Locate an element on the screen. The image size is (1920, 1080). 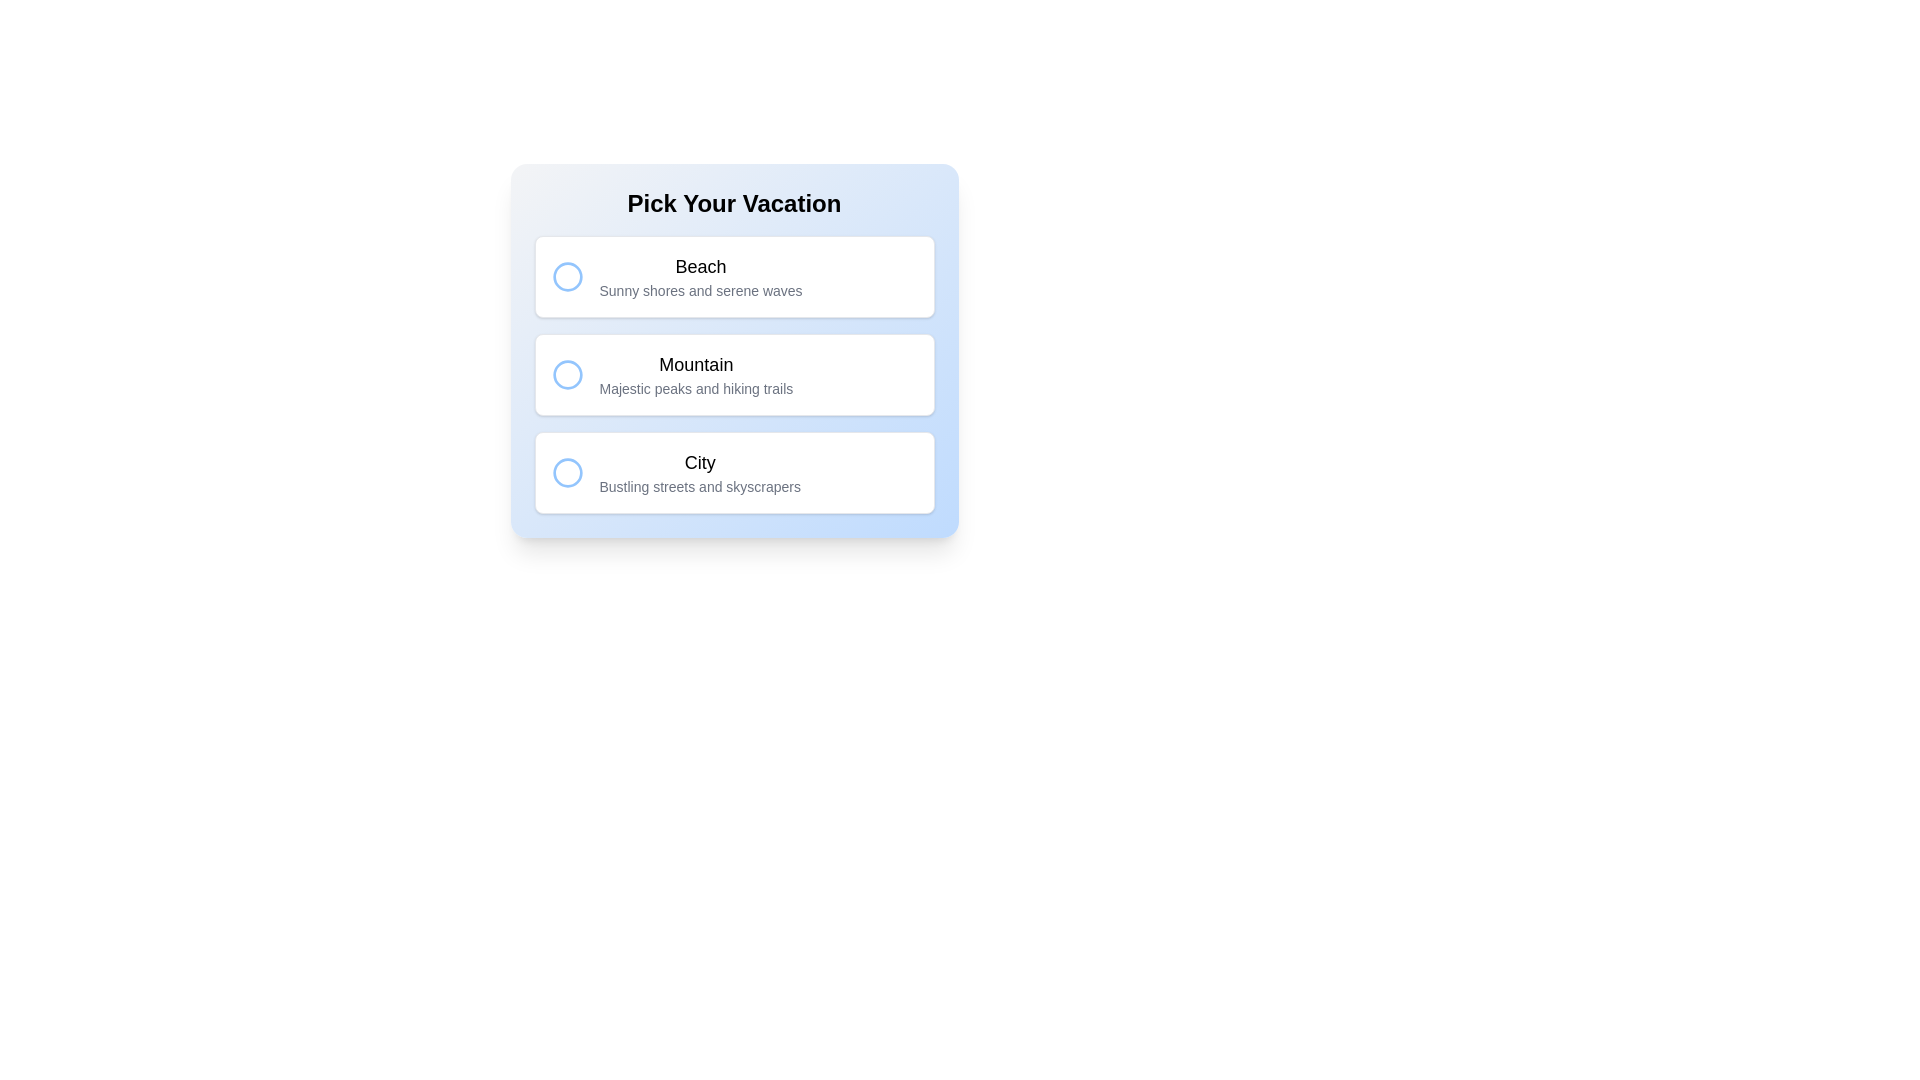
the second radio button in a vertical list, which has a hollow center and a blue border is located at coordinates (566, 374).